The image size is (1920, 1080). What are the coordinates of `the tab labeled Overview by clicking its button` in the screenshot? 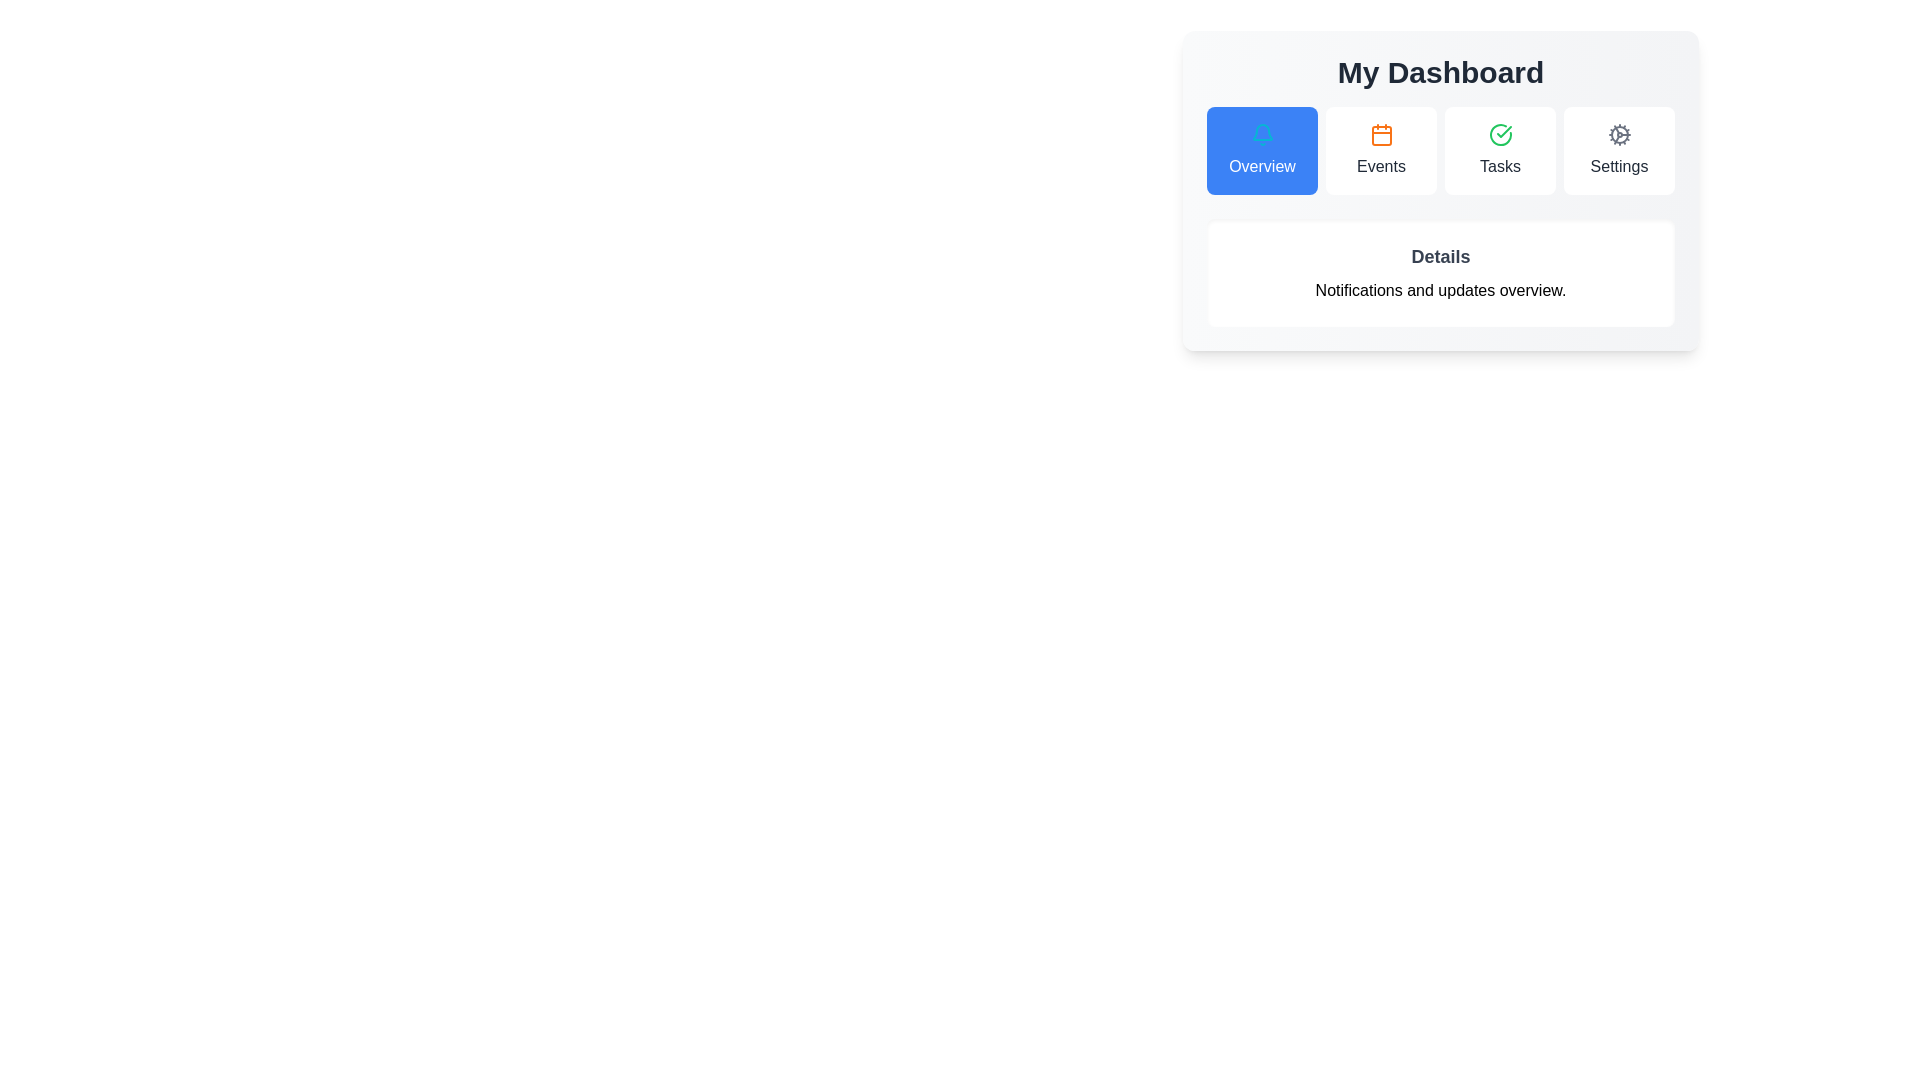 It's located at (1261, 149).